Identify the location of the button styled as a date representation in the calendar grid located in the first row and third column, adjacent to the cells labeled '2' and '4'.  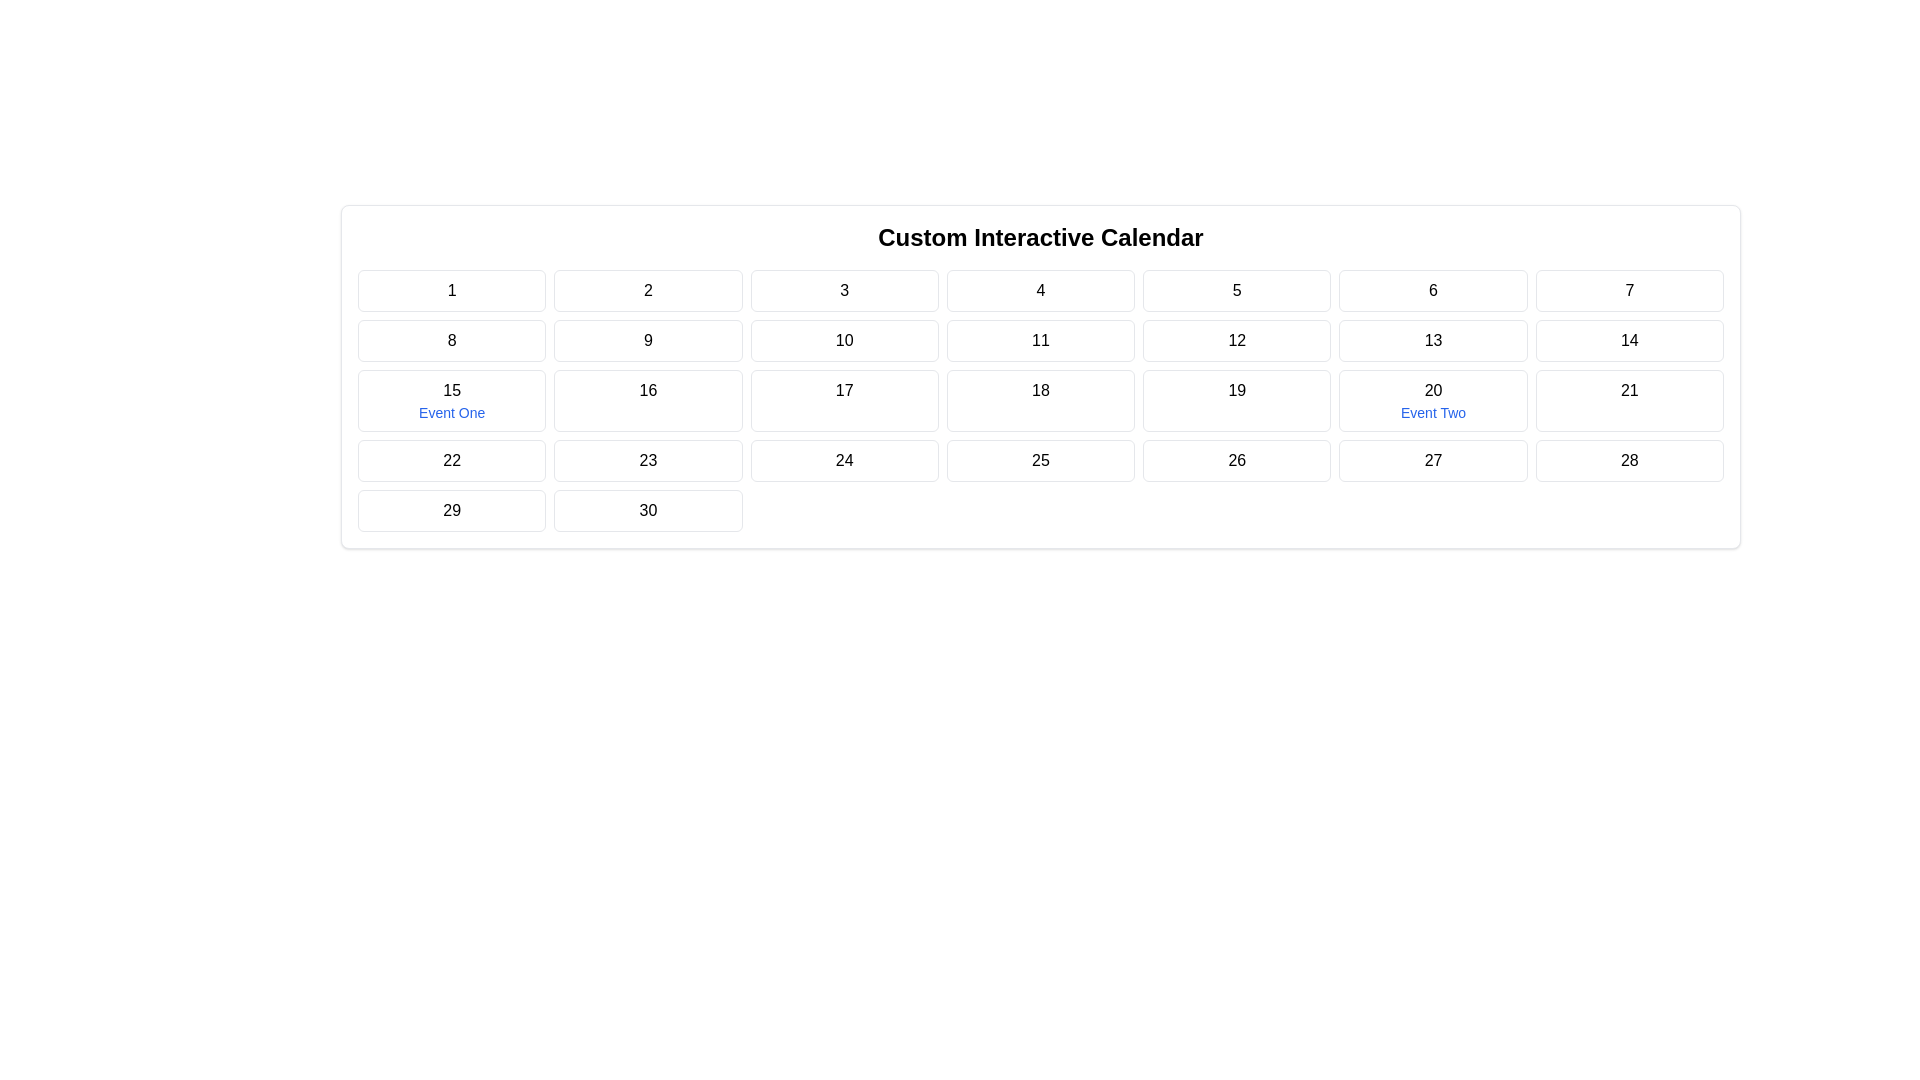
(844, 290).